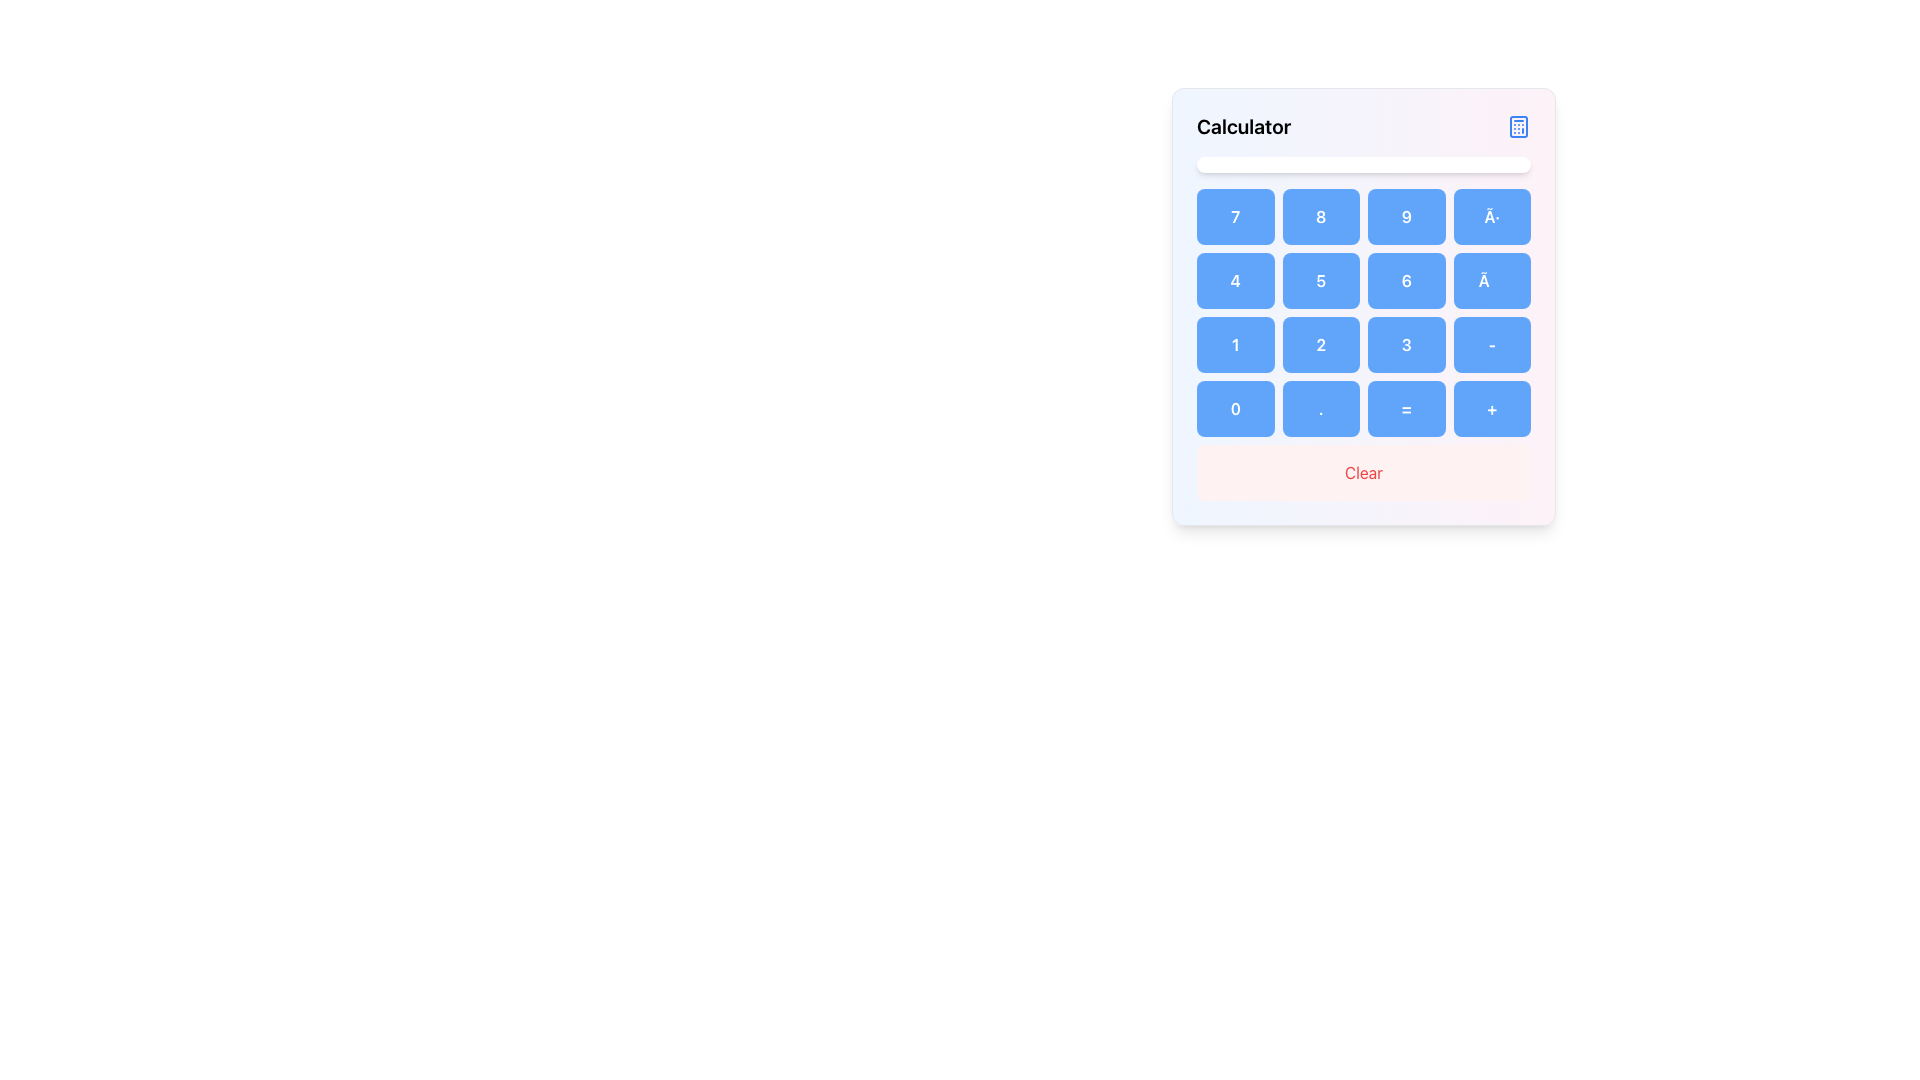  What do you see at coordinates (1243, 127) in the screenshot?
I see `the bold 'Calculator' text label located at the top left of the calculator interface` at bounding box center [1243, 127].